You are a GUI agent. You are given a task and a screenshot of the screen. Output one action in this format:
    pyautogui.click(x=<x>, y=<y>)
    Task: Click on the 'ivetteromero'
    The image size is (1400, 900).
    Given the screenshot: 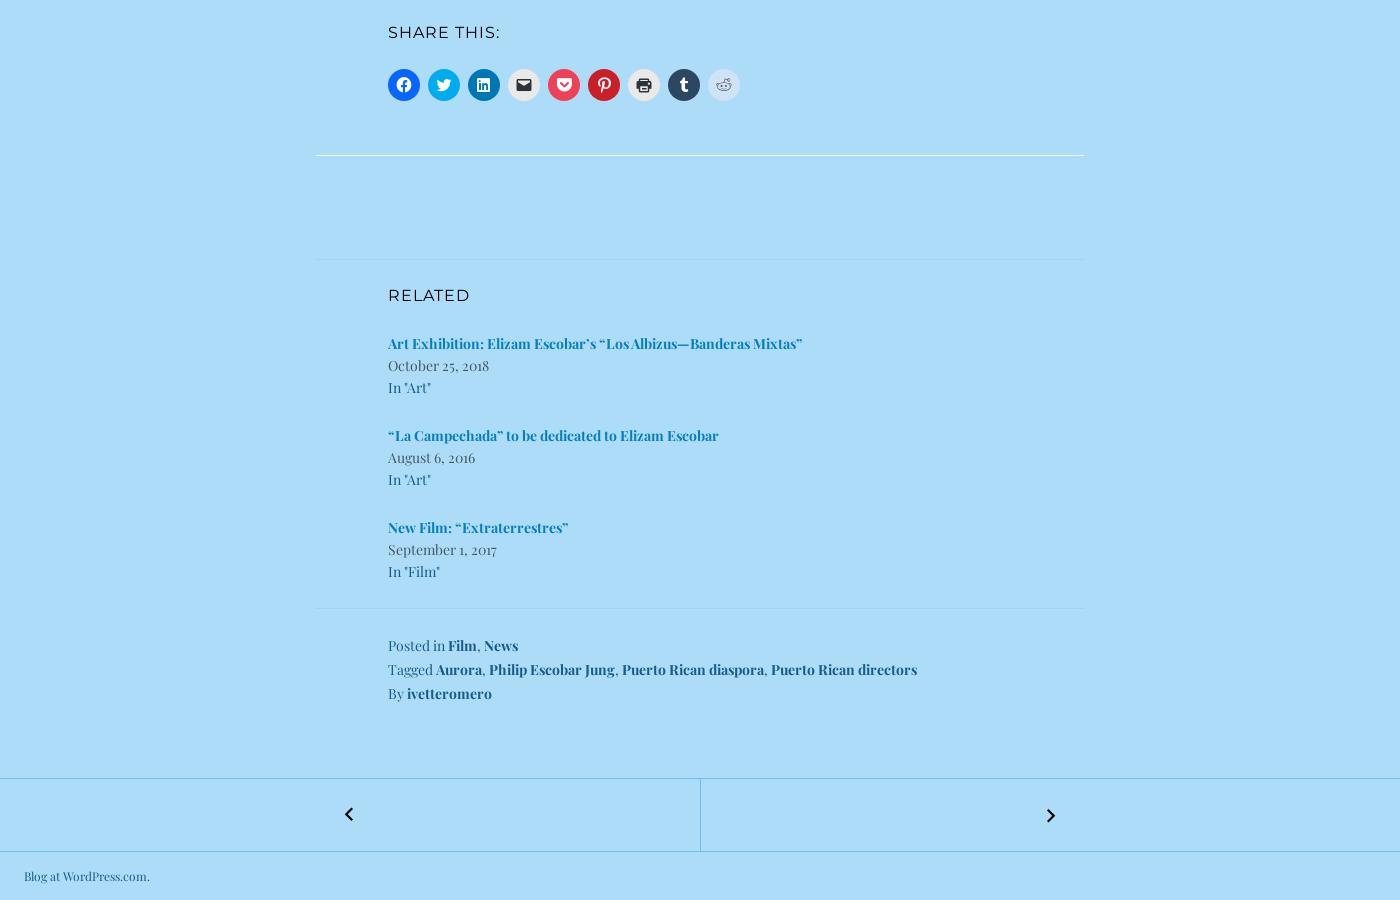 What is the action you would take?
    pyautogui.click(x=449, y=692)
    